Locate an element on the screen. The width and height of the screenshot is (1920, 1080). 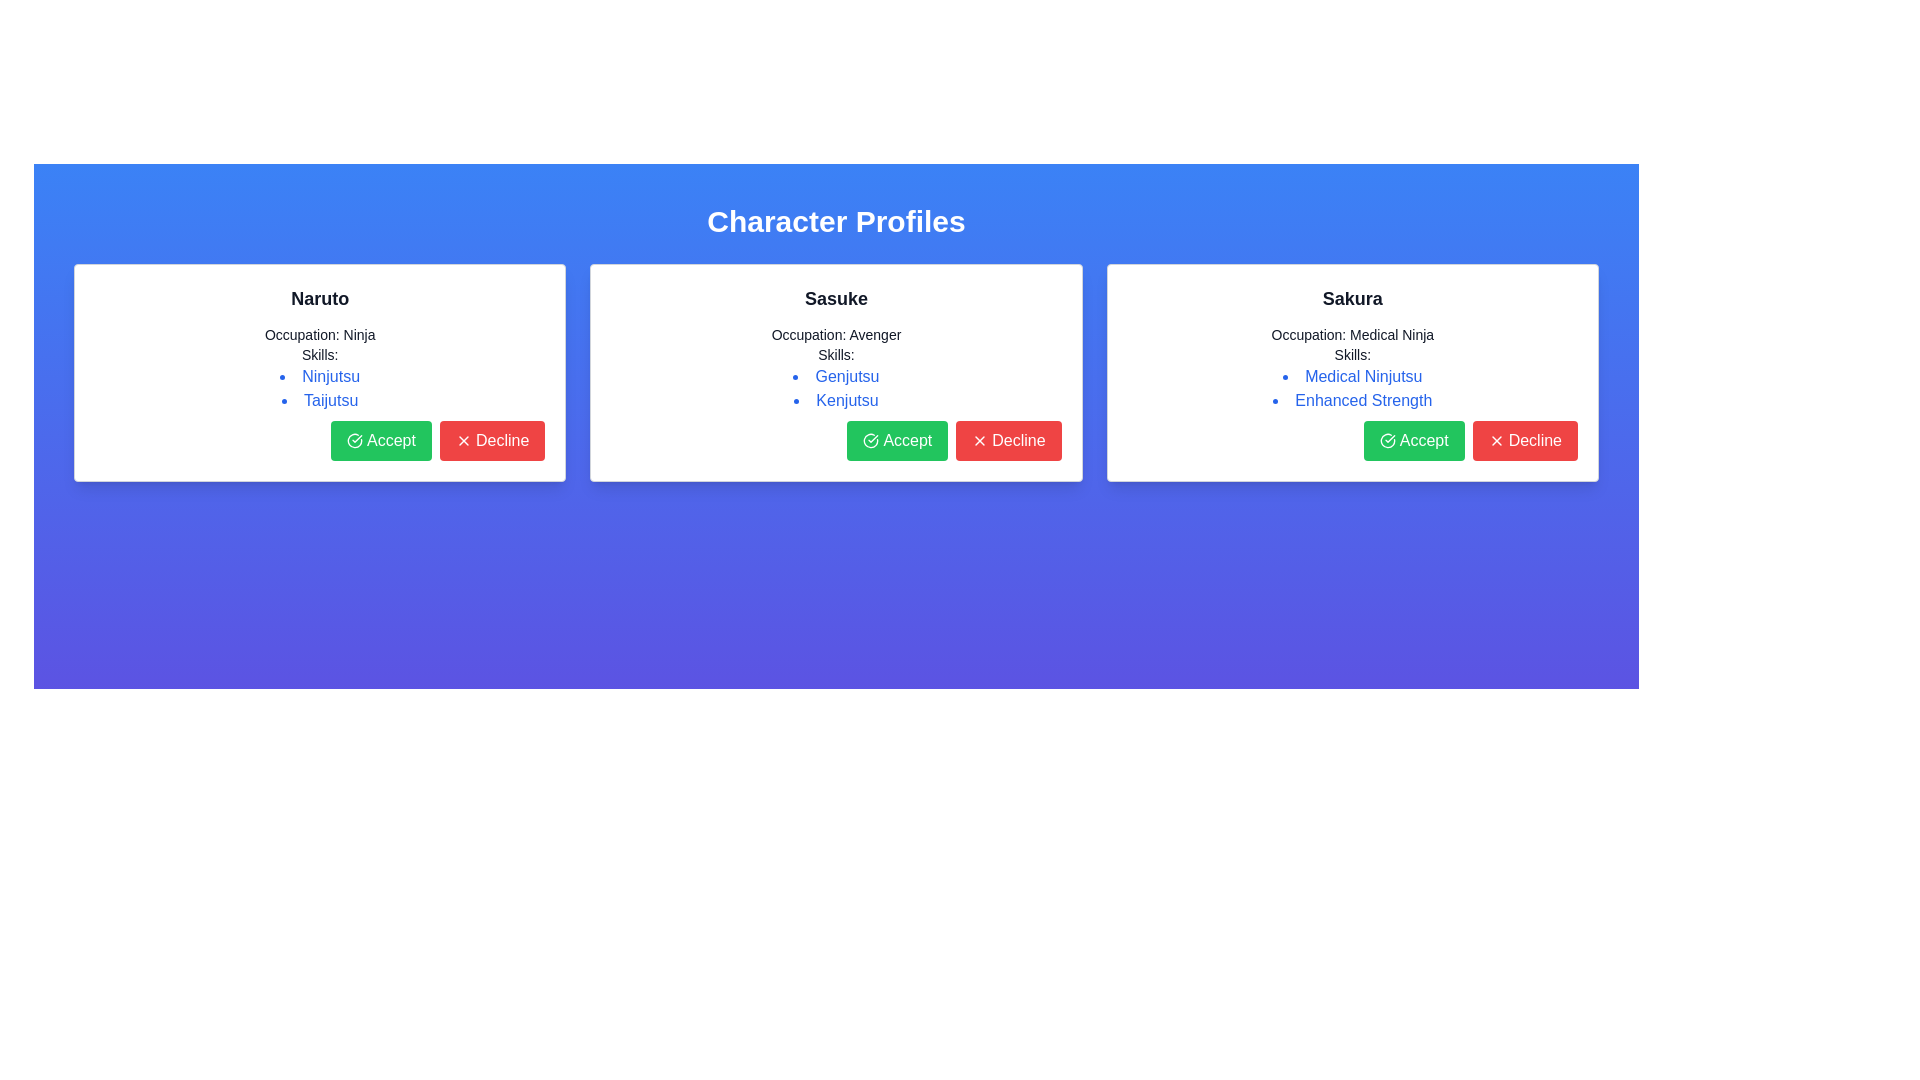
the 'Sakura' text label, which is prominently displayed in bold and larger font, located at the top of the third panel under the 'Character Profiles' header is located at coordinates (1352, 299).